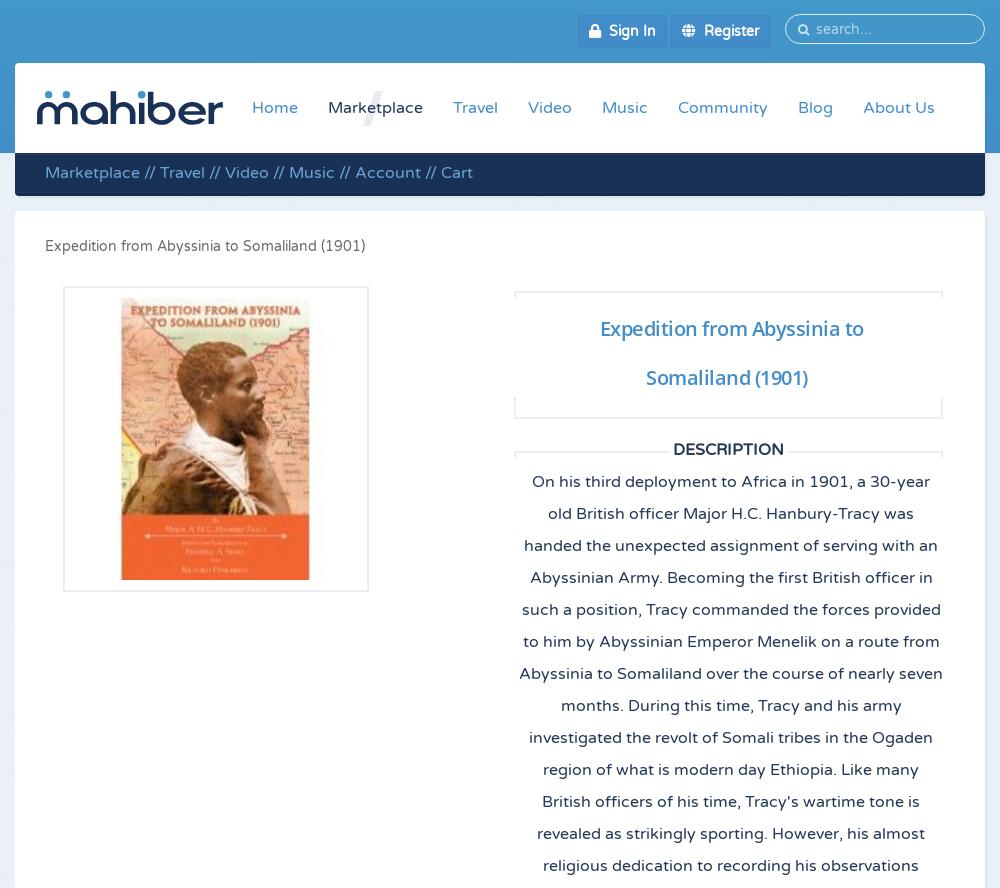 This screenshot has width=1000, height=888. I want to click on 'Account //', so click(398, 171).